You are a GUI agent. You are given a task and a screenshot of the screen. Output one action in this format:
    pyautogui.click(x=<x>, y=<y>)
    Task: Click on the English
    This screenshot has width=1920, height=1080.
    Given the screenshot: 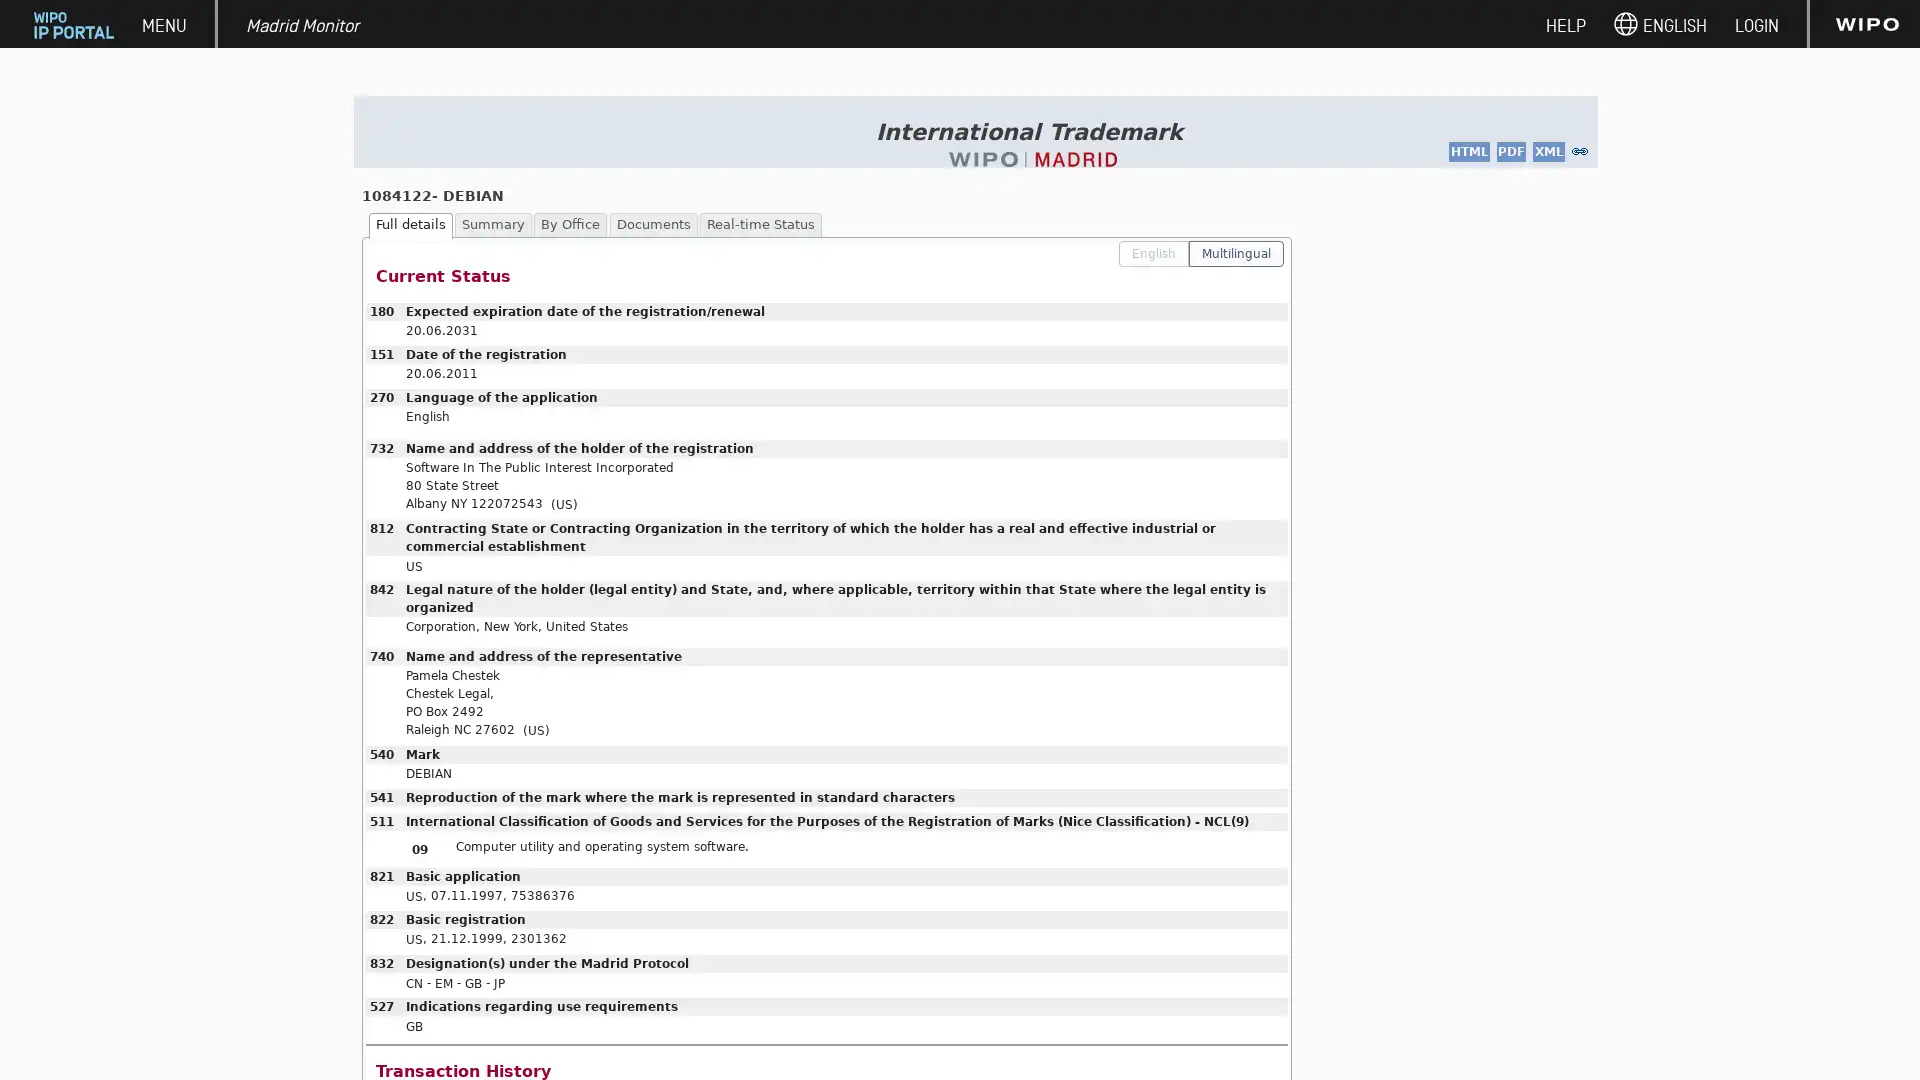 What is the action you would take?
    pyautogui.click(x=1153, y=252)
    